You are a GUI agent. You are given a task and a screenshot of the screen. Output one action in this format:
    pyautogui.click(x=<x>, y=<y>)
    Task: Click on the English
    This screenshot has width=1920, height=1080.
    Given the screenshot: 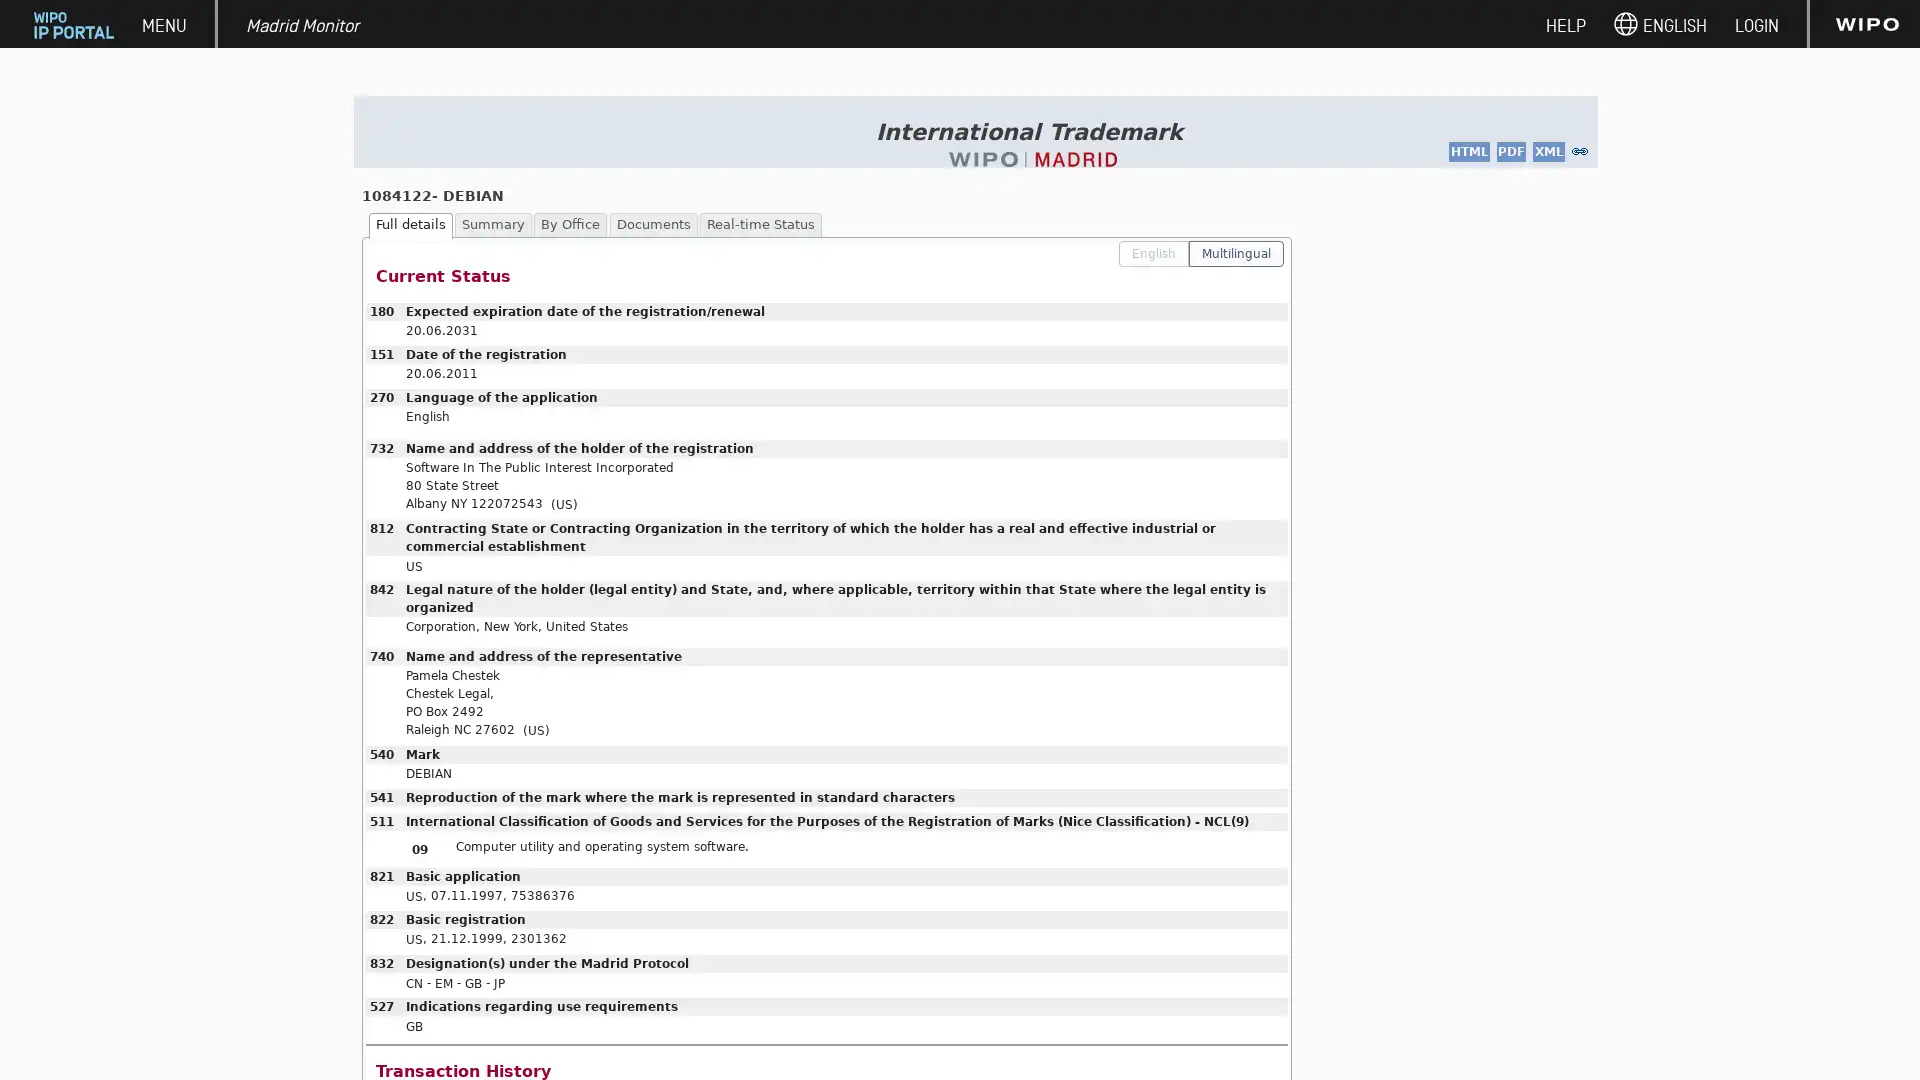 What is the action you would take?
    pyautogui.click(x=1153, y=252)
    